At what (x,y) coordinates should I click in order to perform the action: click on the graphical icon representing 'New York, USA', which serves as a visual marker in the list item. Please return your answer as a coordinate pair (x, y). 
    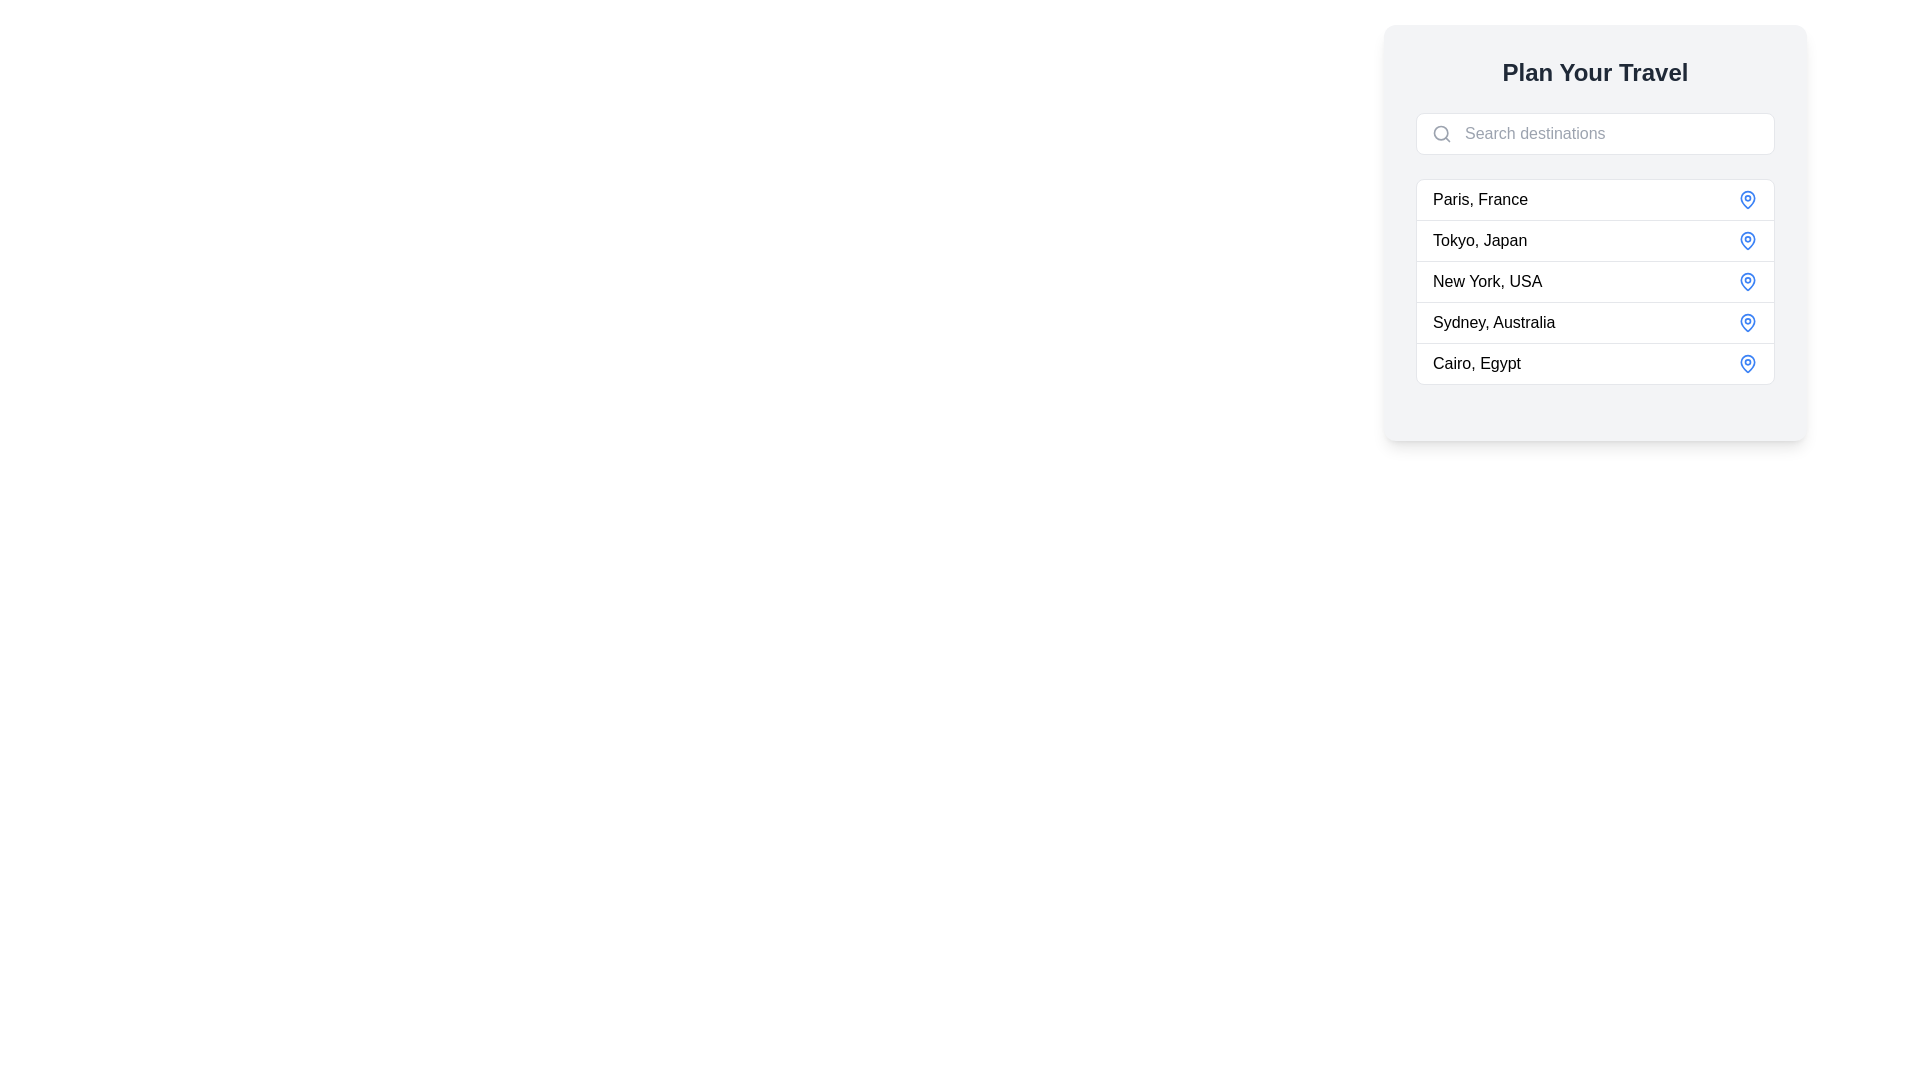
    Looking at the image, I should click on (1746, 281).